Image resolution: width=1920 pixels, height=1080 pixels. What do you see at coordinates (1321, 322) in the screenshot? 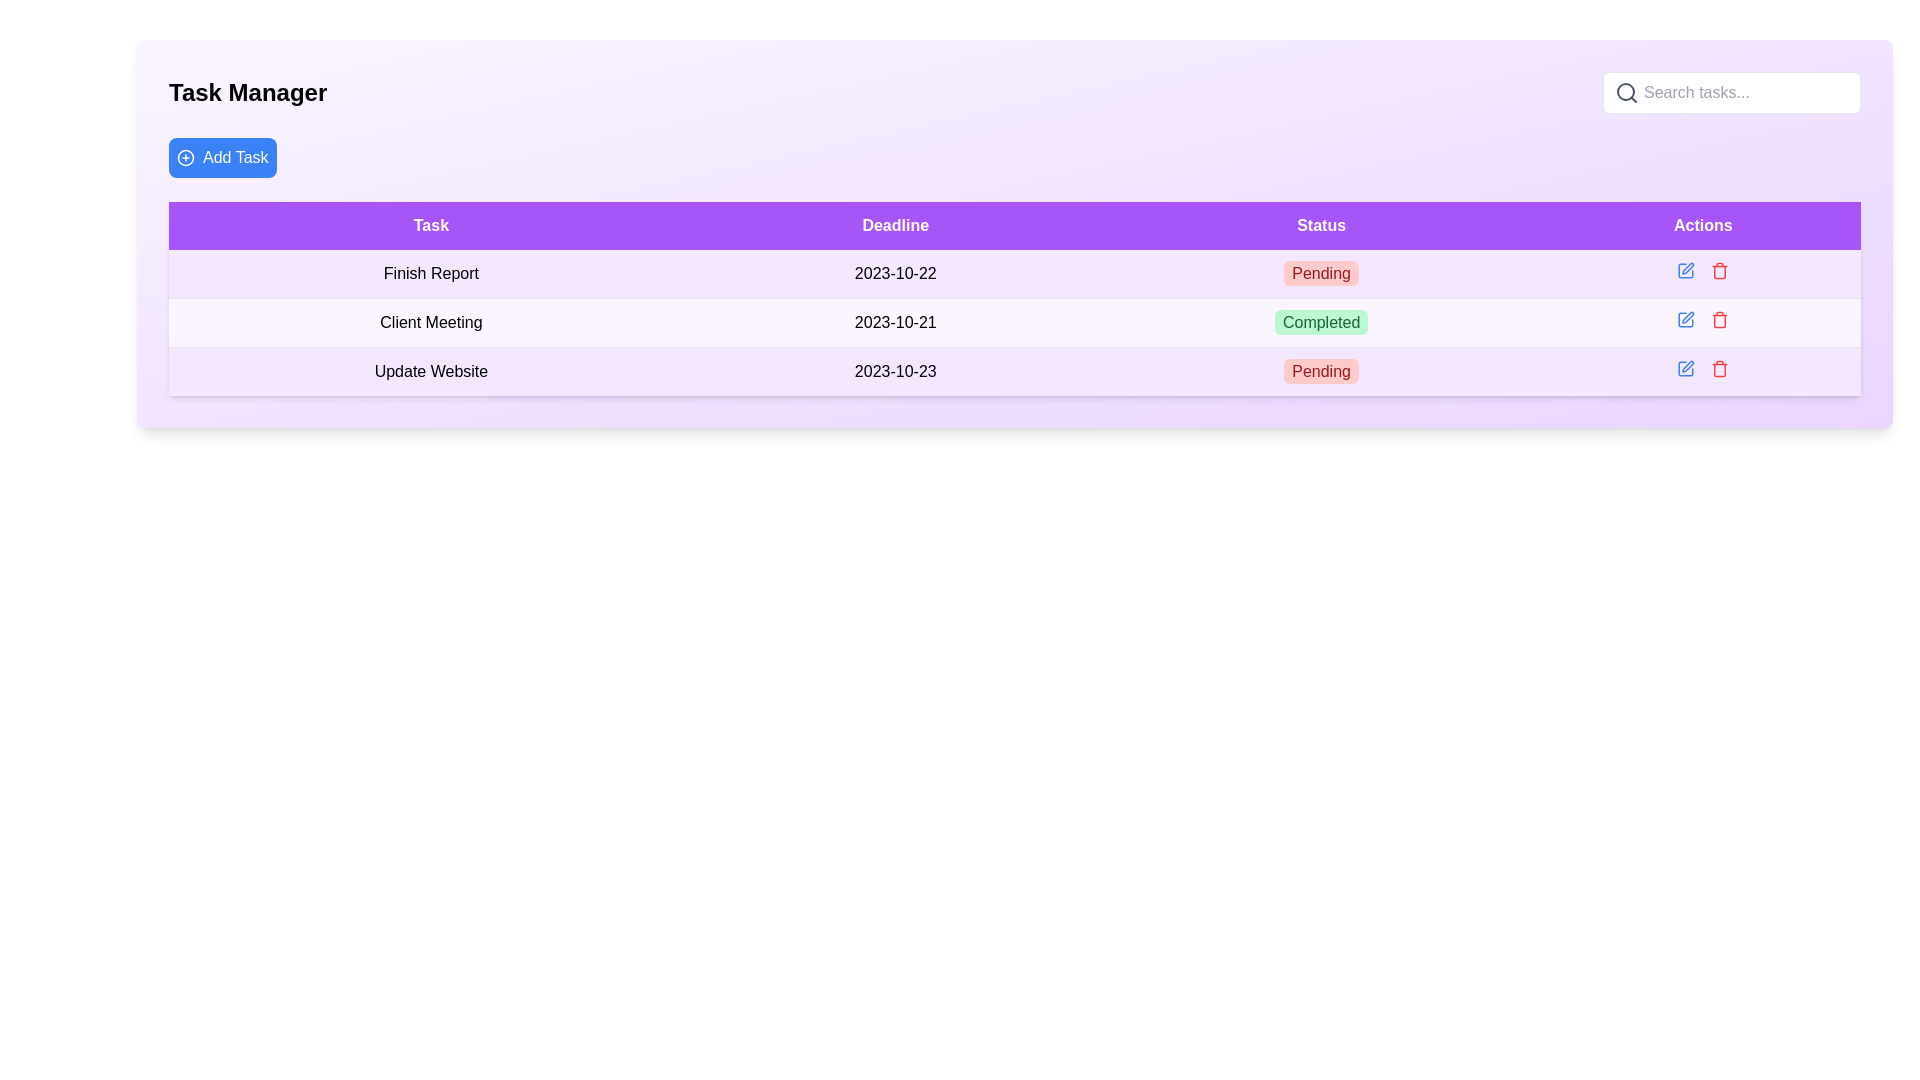
I see `the green badge labeled 'Completed' in the 'Status' column of the second row corresponding to the task 'Client Meeting.'` at bounding box center [1321, 322].